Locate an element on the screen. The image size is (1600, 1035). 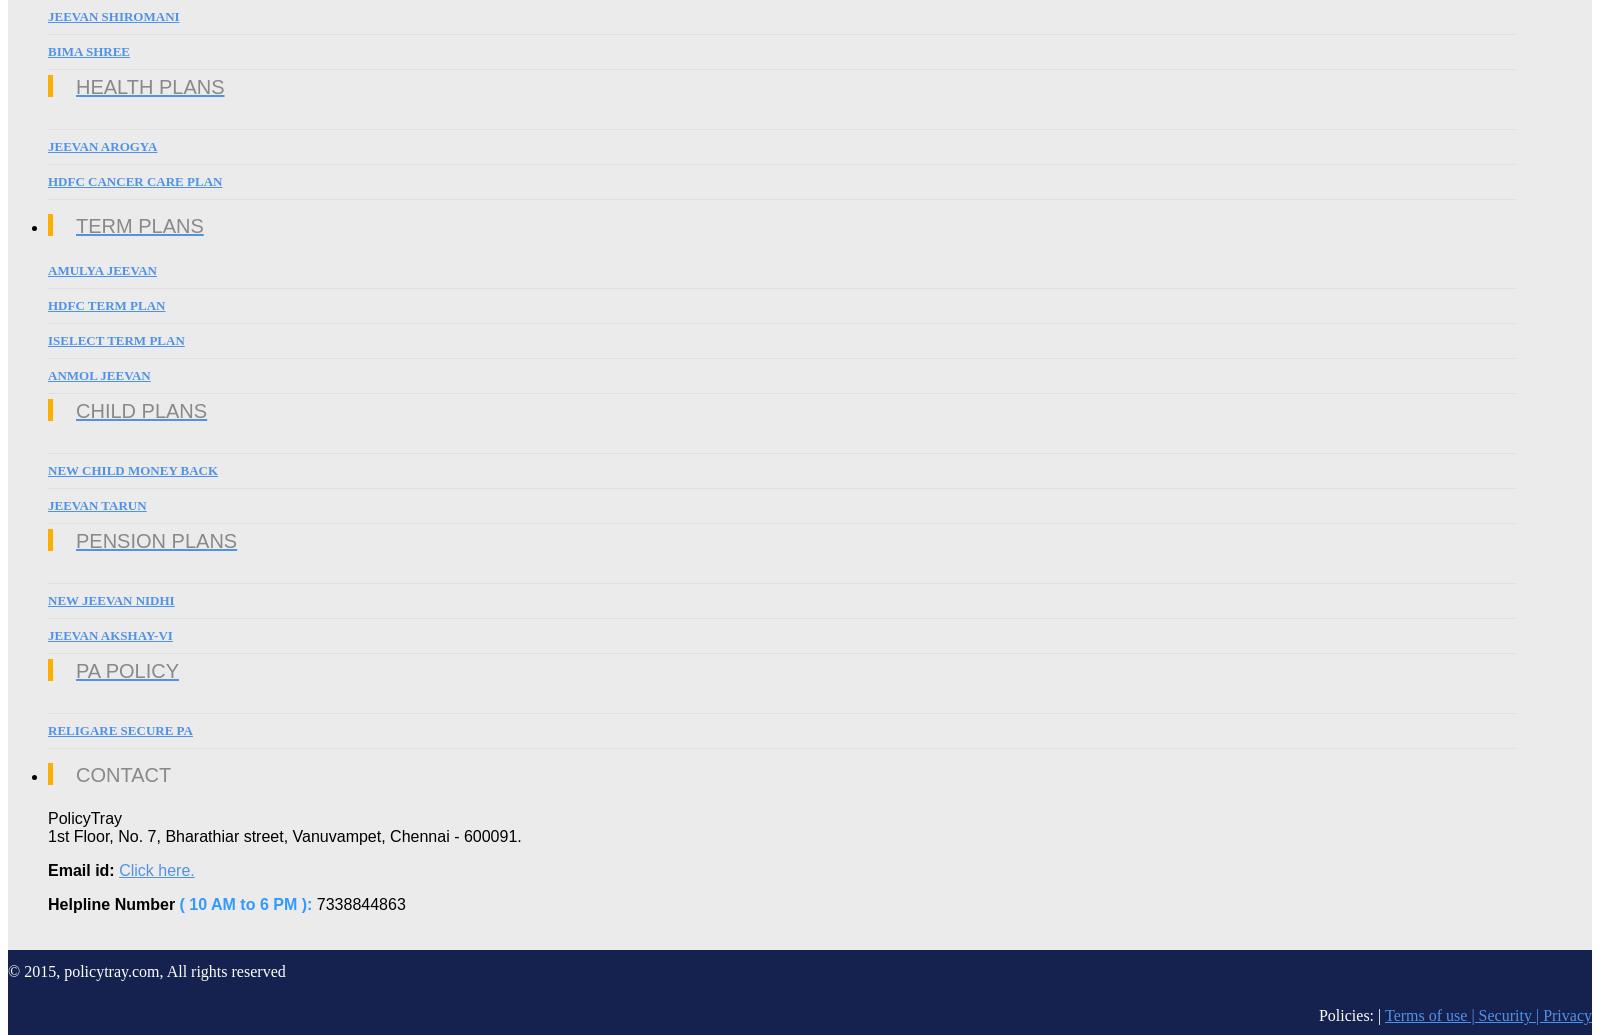
'Pension Plans' is located at coordinates (155, 539).